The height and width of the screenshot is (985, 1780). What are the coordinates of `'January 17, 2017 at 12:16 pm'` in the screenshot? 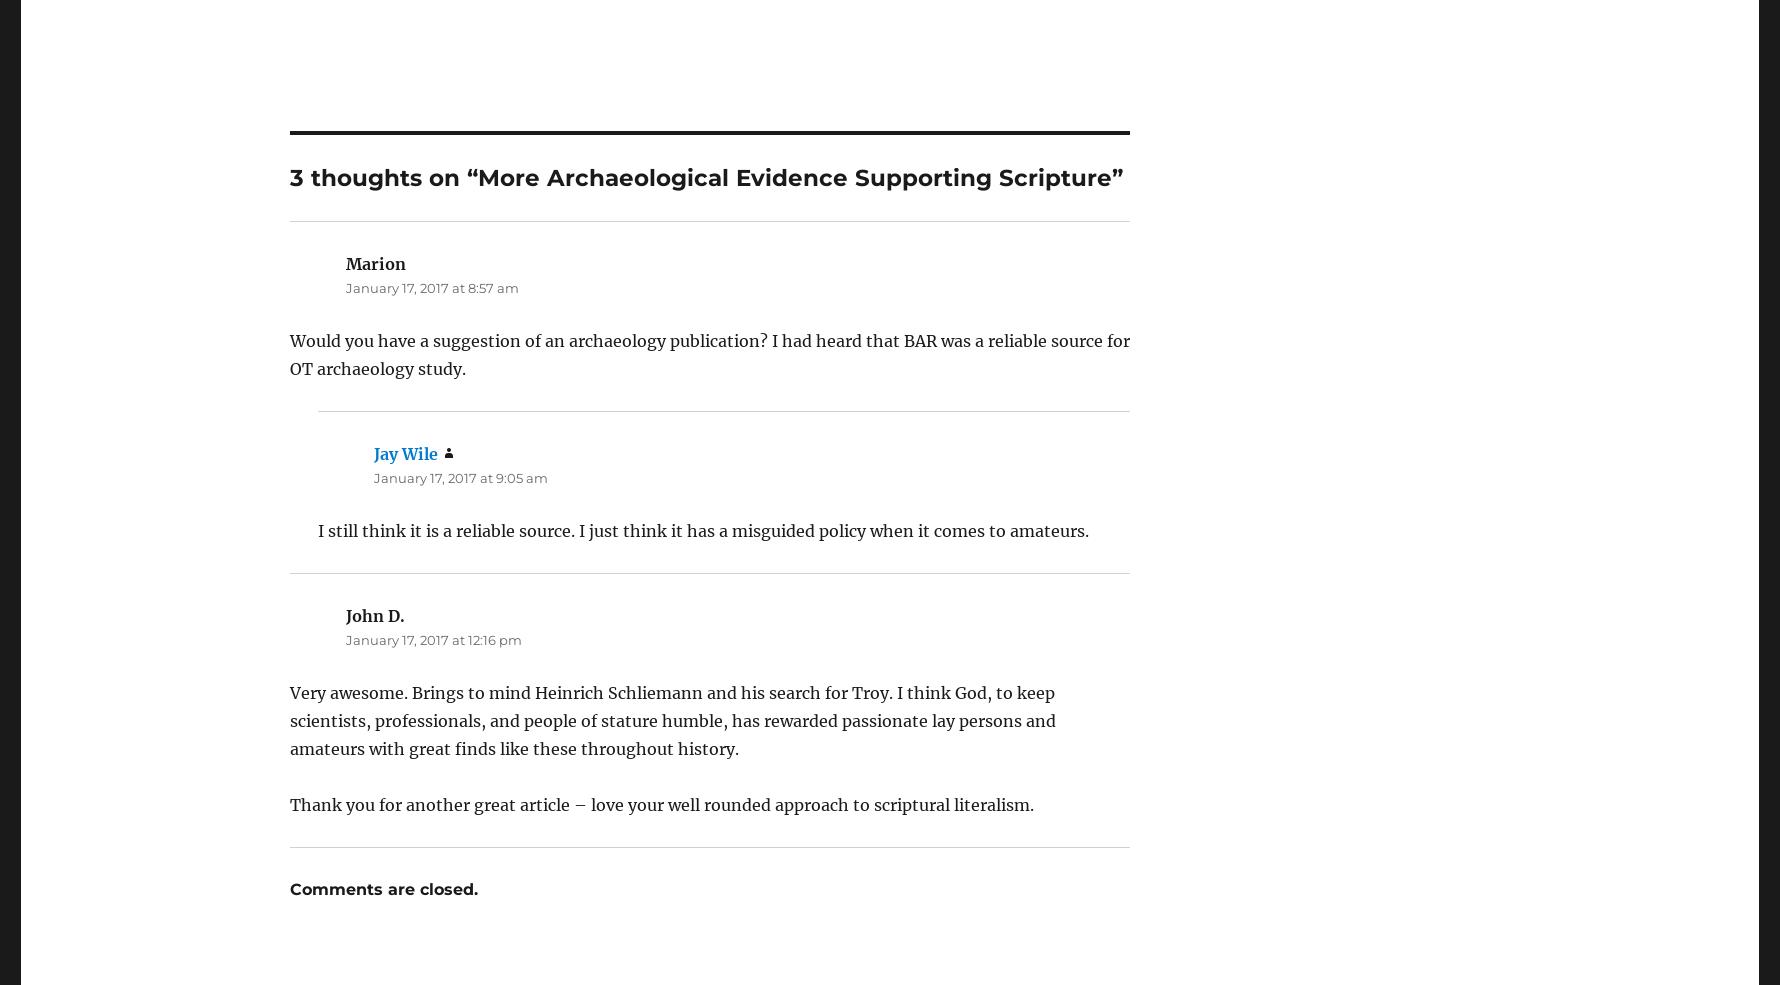 It's located at (432, 584).